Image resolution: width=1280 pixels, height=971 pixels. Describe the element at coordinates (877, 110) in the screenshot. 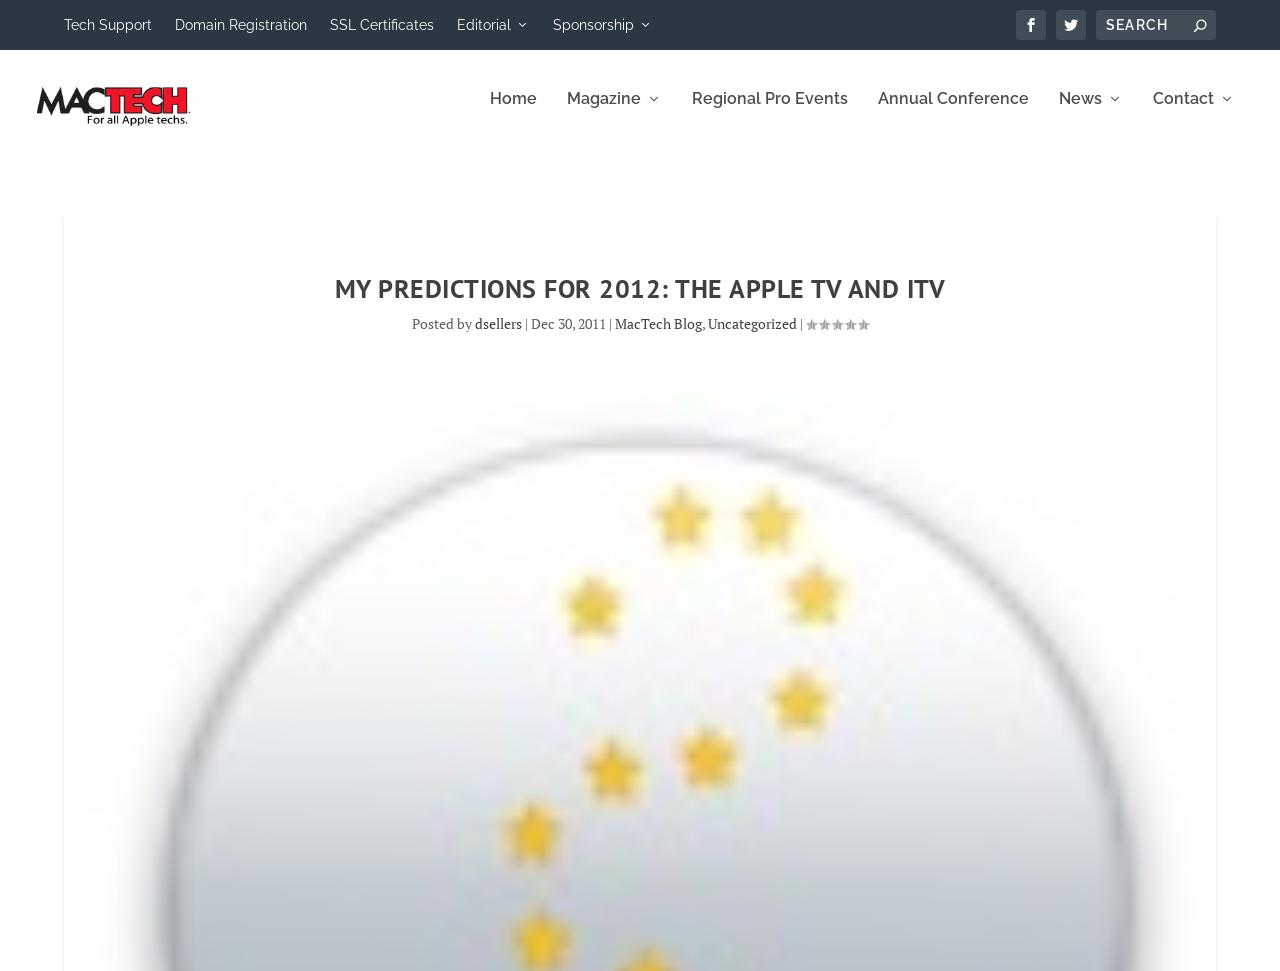

I see `'Annual Conference'` at that location.